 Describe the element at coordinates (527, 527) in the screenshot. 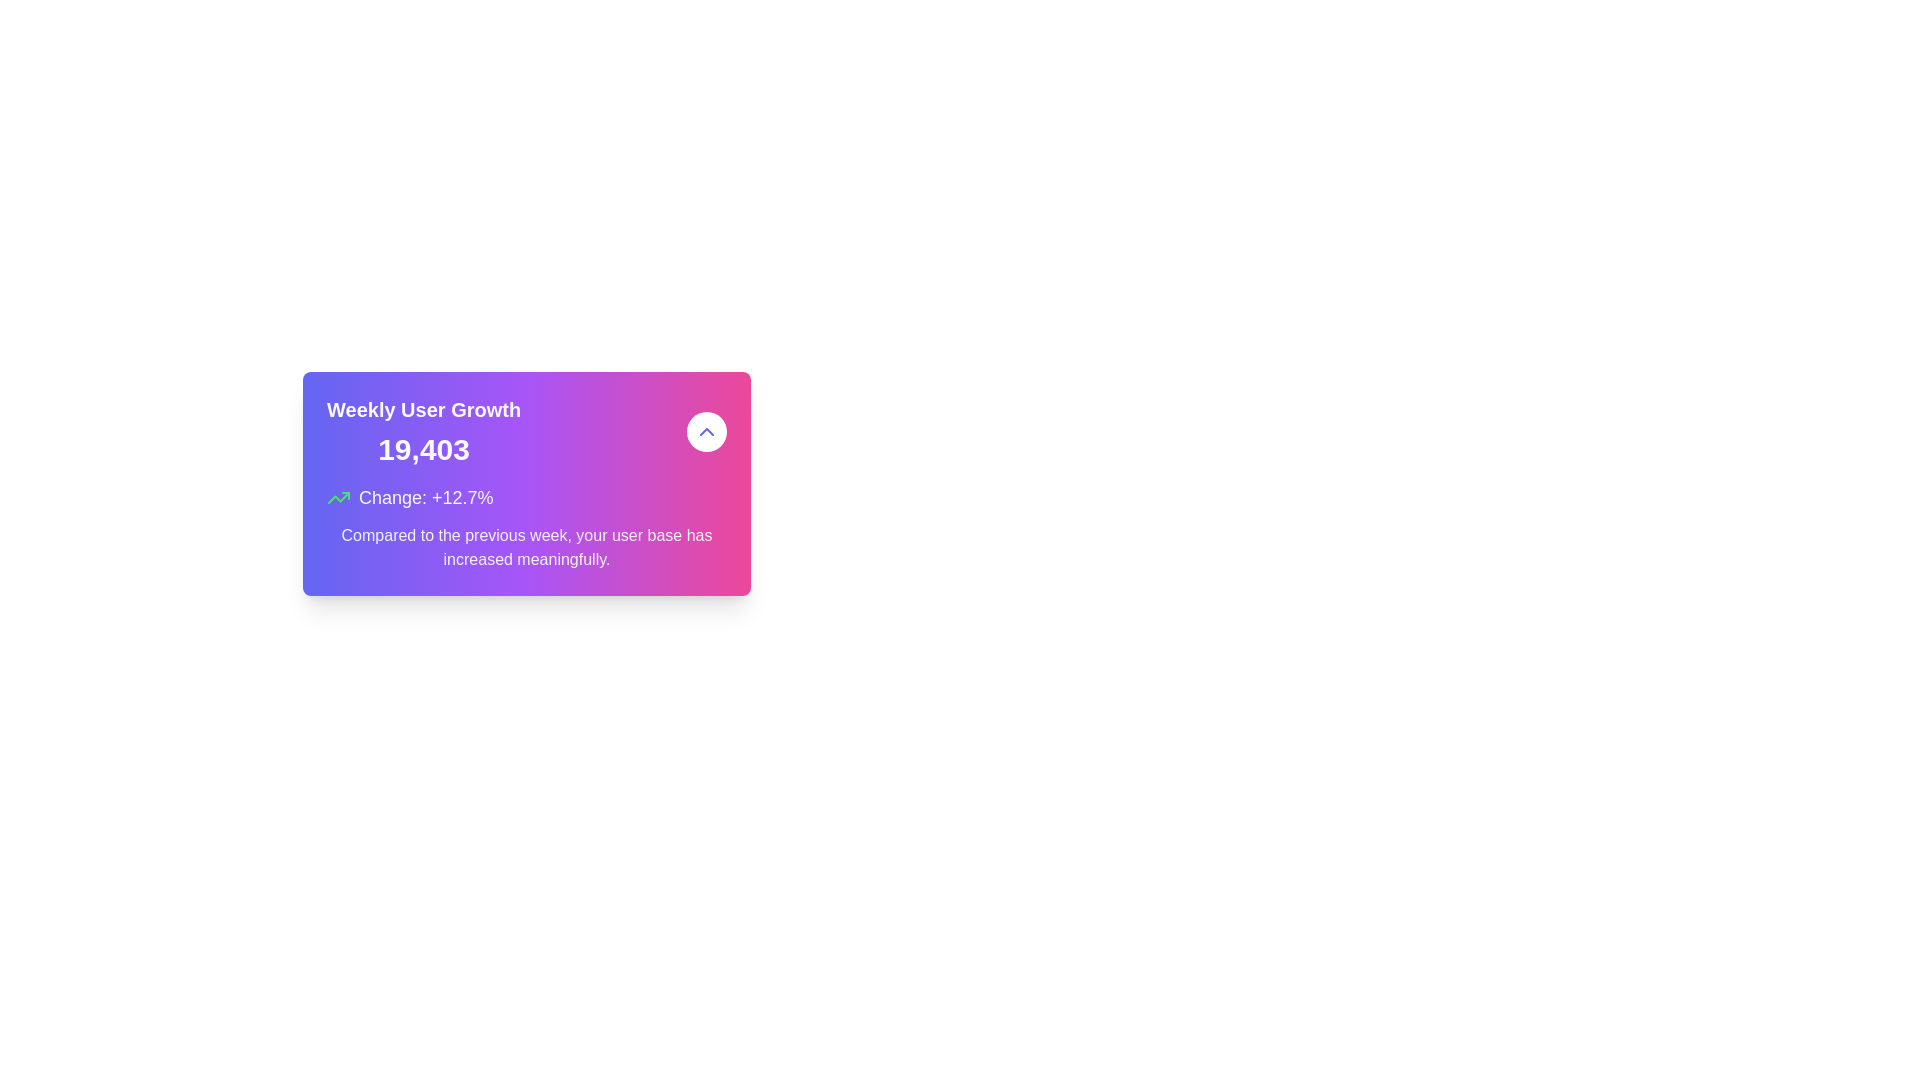

I see `percentage increase displayed in the Text Section located in the lower portion of the card layout containing weekly growth statistics` at that location.